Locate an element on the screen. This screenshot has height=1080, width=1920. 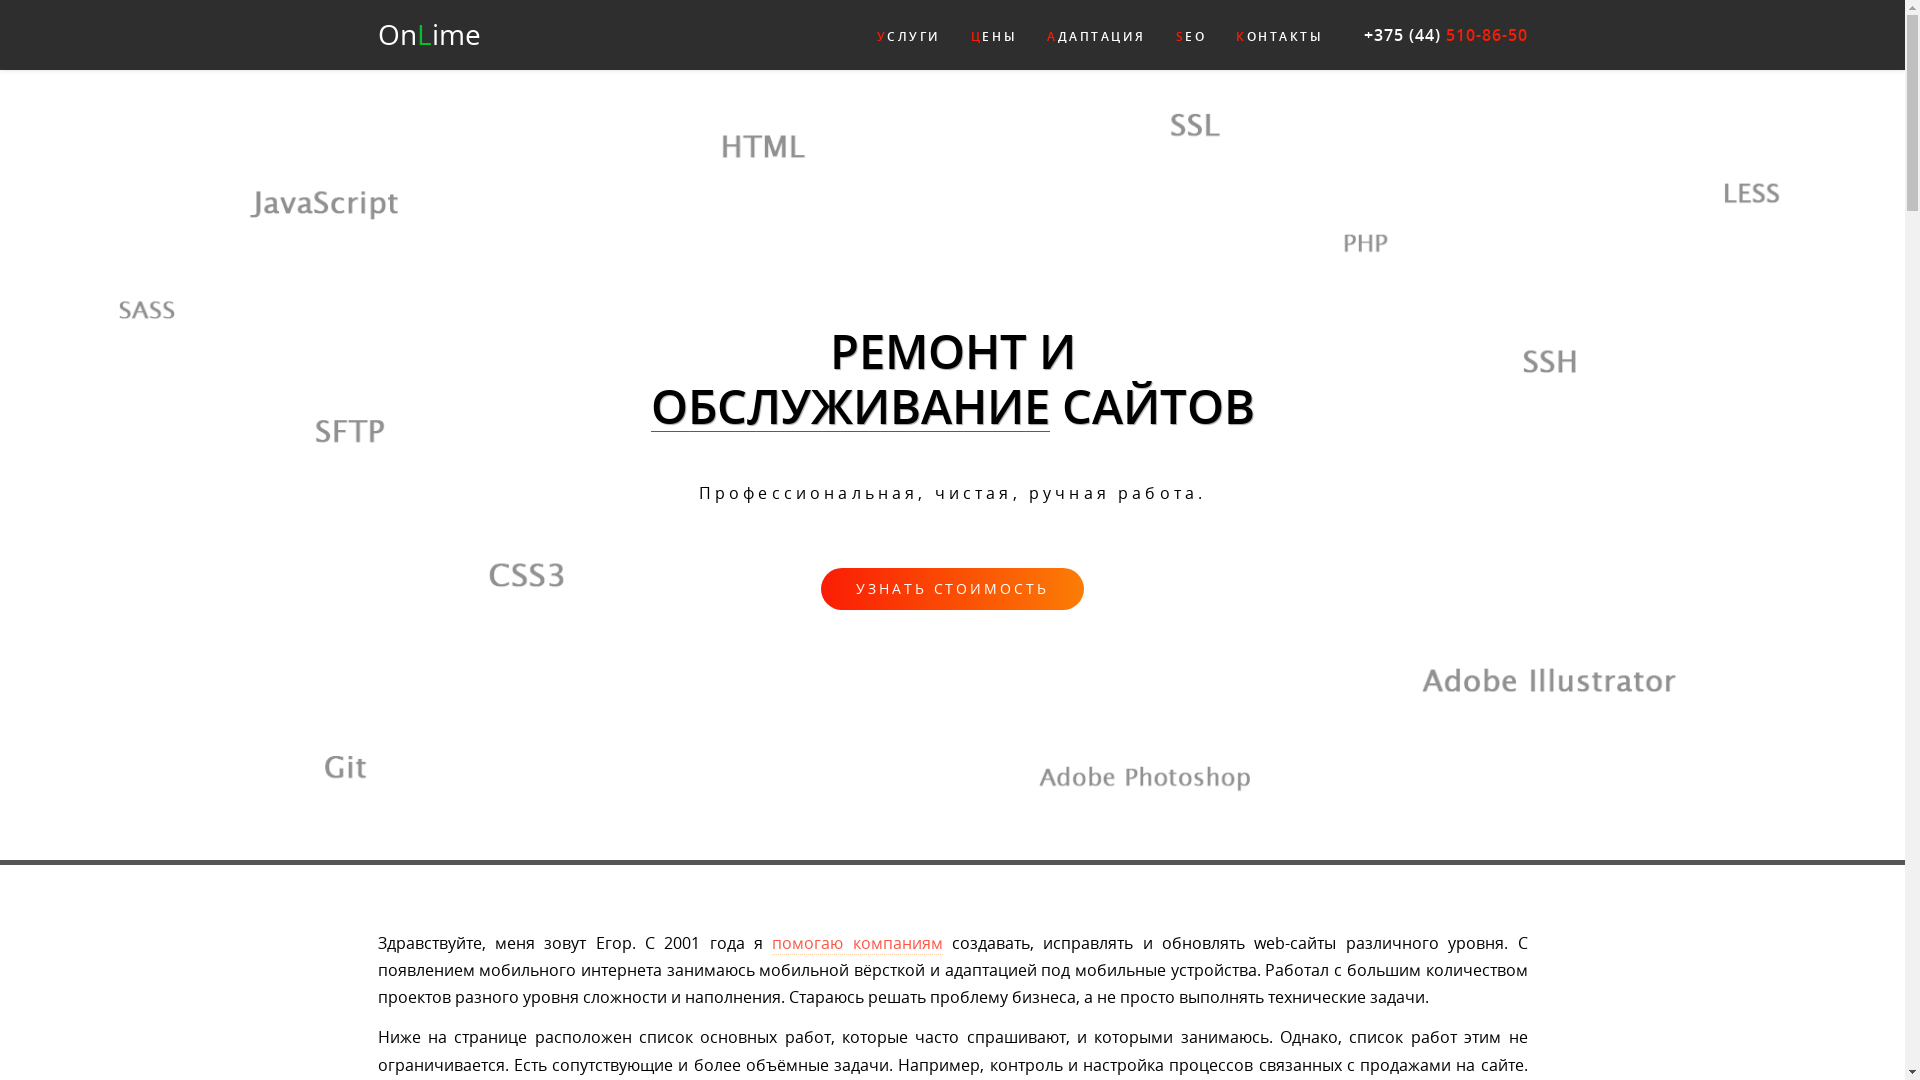
'OnLime' is located at coordinates (428, 34).